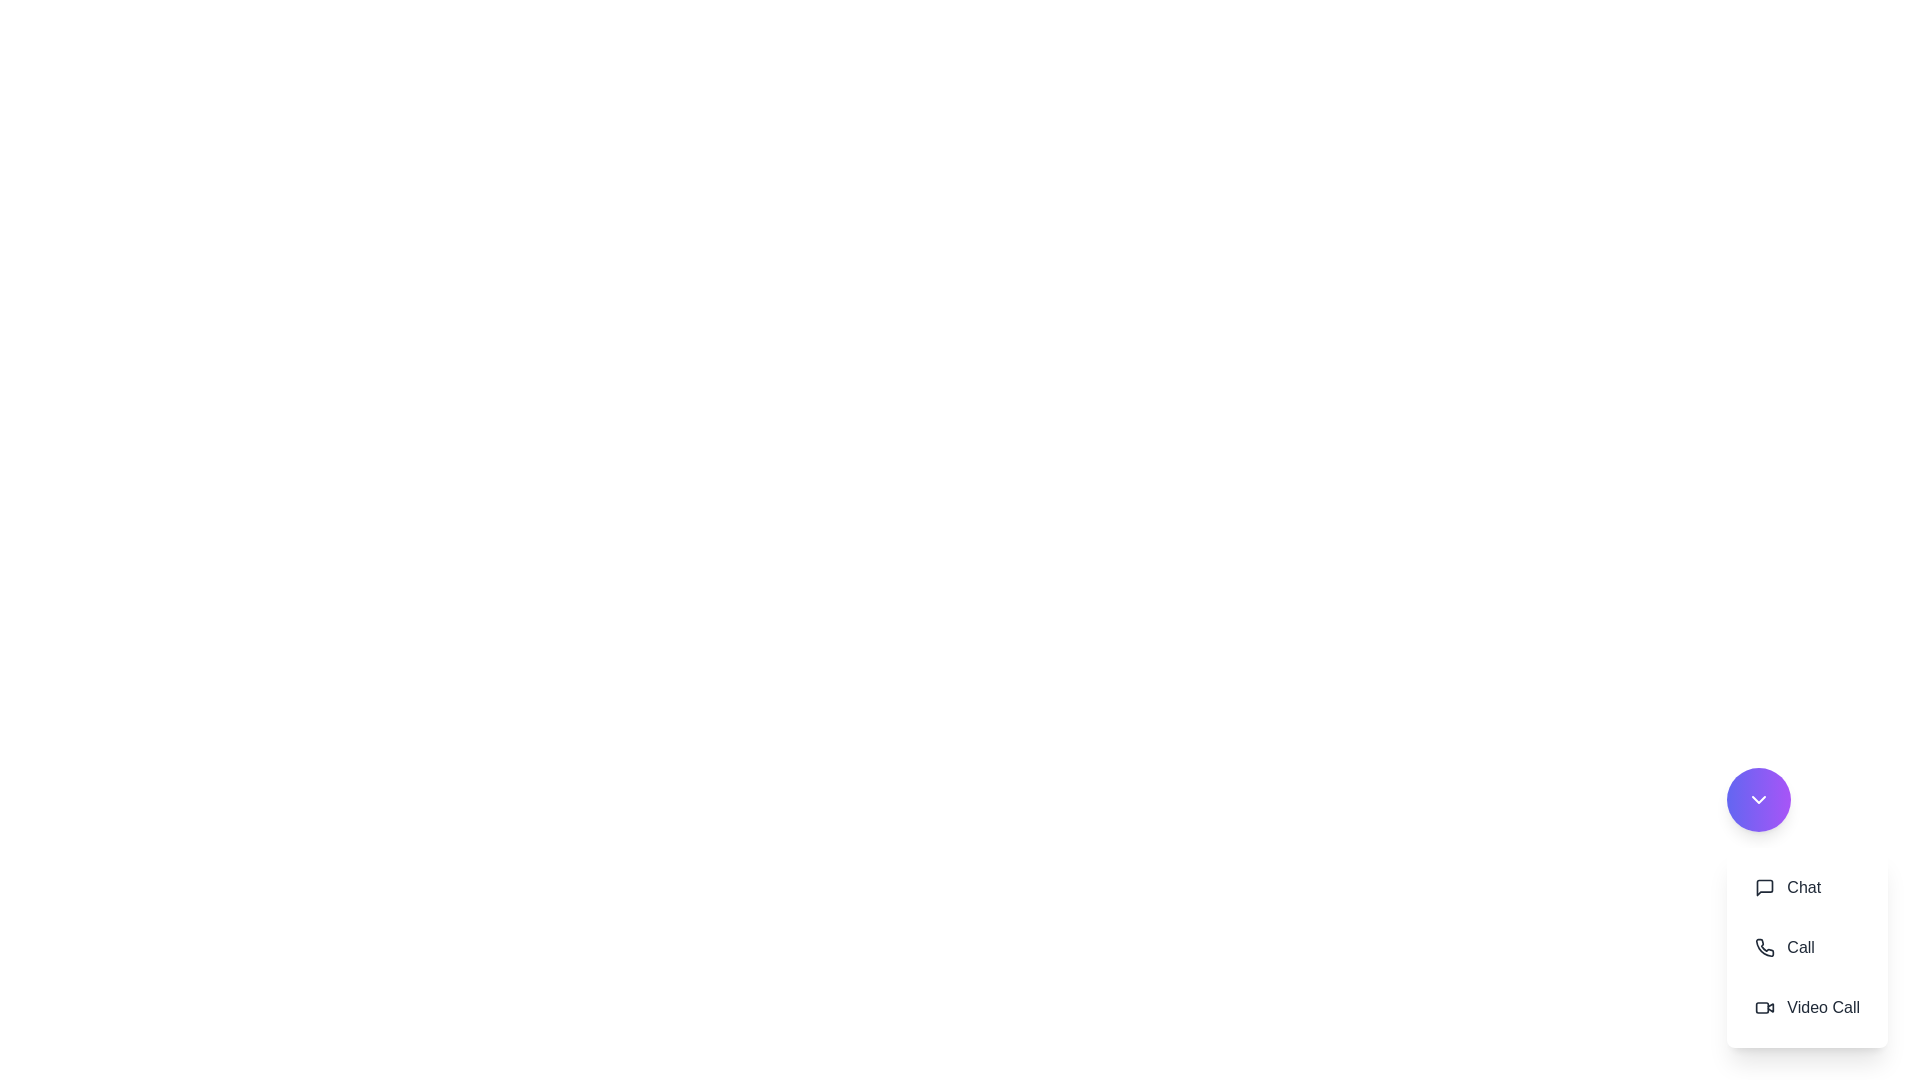 The image size is (1920, 1080). I want to click on the 'Chat' button to initiate a chat, so click(1788, 886).